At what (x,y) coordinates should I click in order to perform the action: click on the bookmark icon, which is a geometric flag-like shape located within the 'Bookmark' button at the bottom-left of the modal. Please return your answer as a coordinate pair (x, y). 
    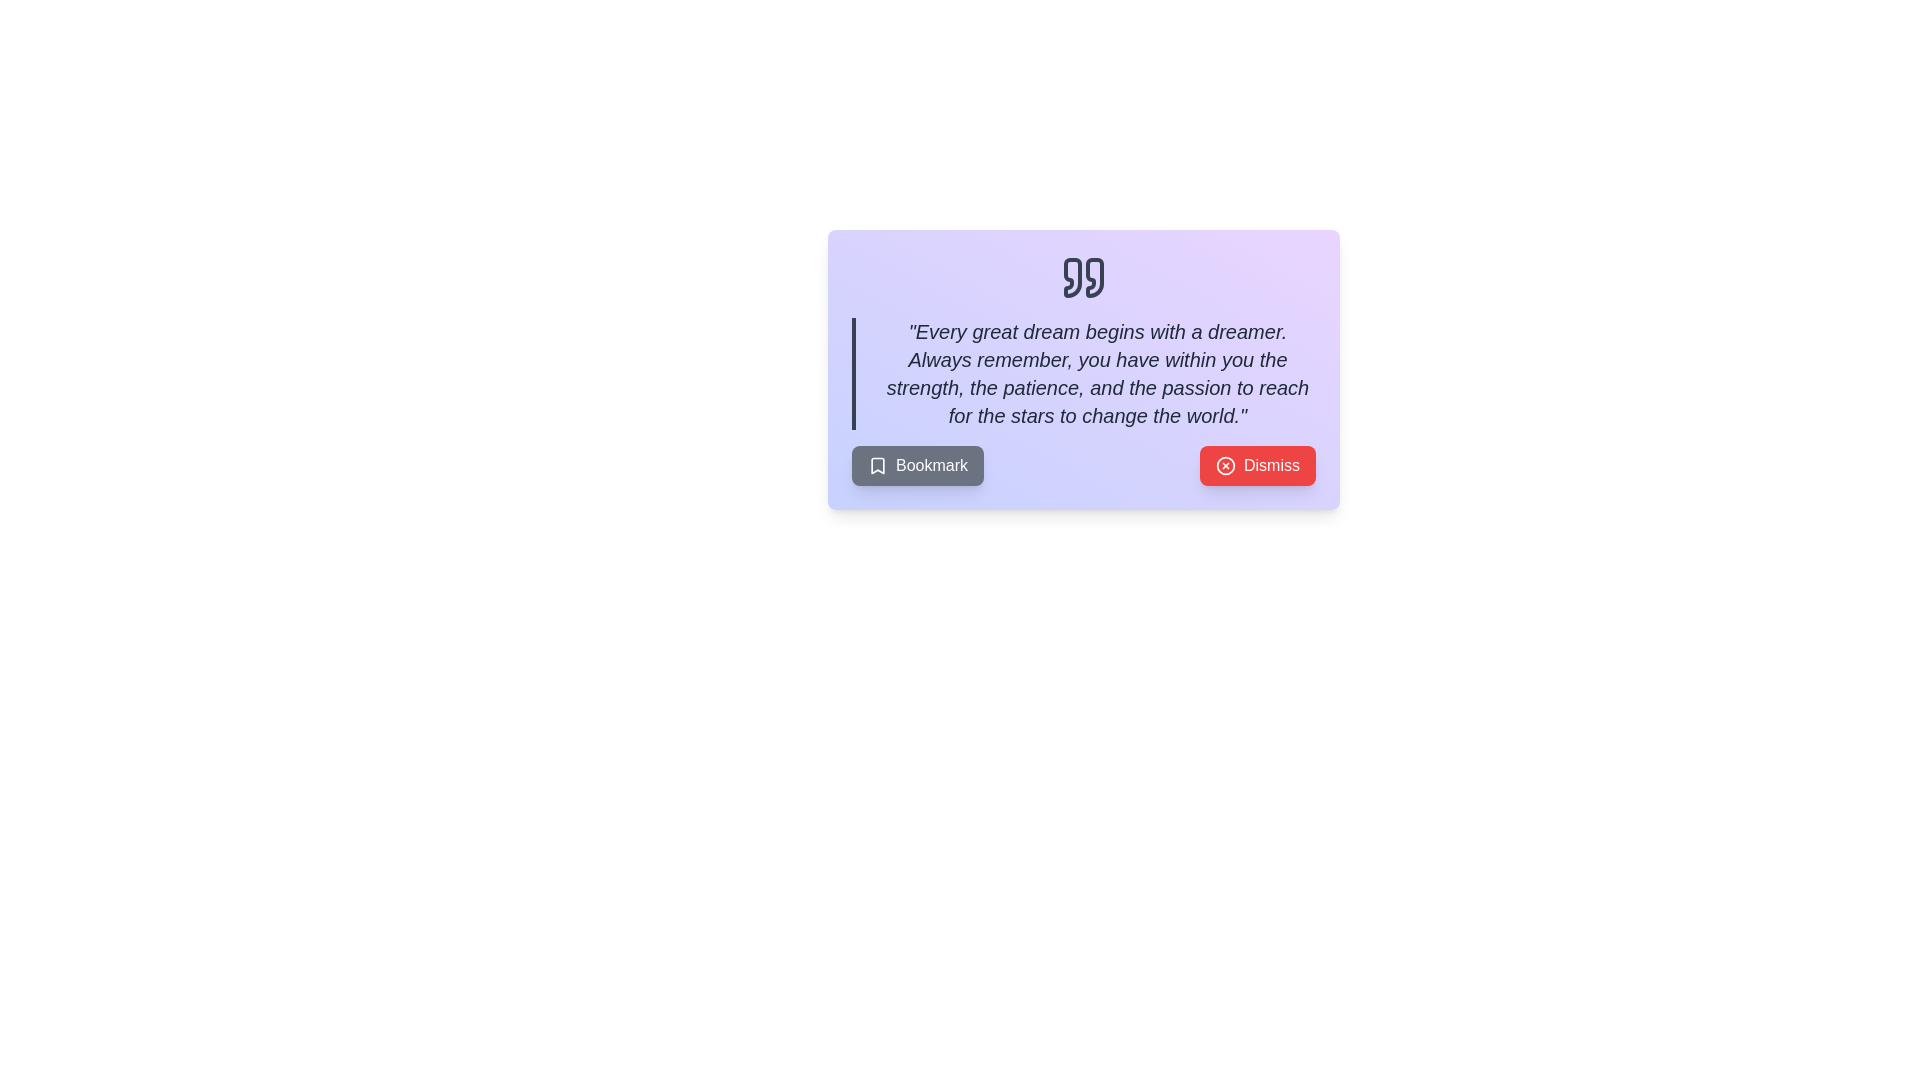
    Looking at the image, I should click on (878, 466).